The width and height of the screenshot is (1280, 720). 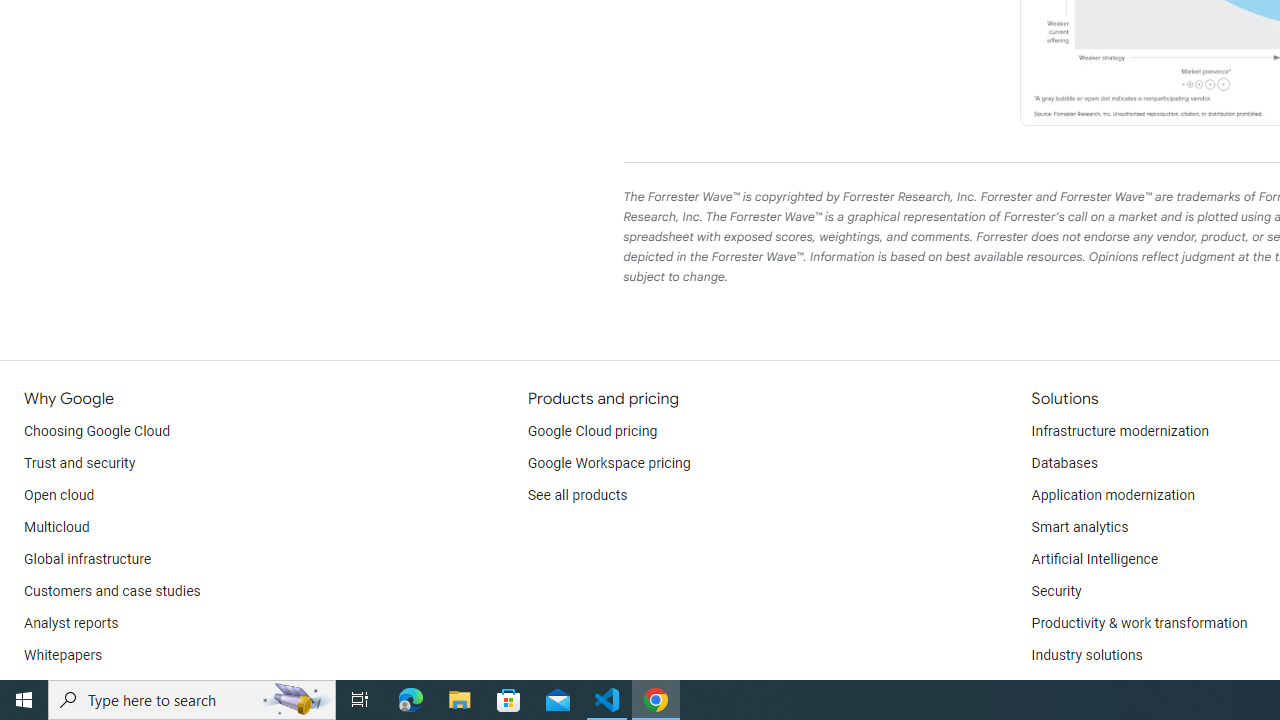 What do you see at coordinates (1139, 622) in the screenshot?
I see `'Productivity & work transformation'` at bounding box center [1139, 622].